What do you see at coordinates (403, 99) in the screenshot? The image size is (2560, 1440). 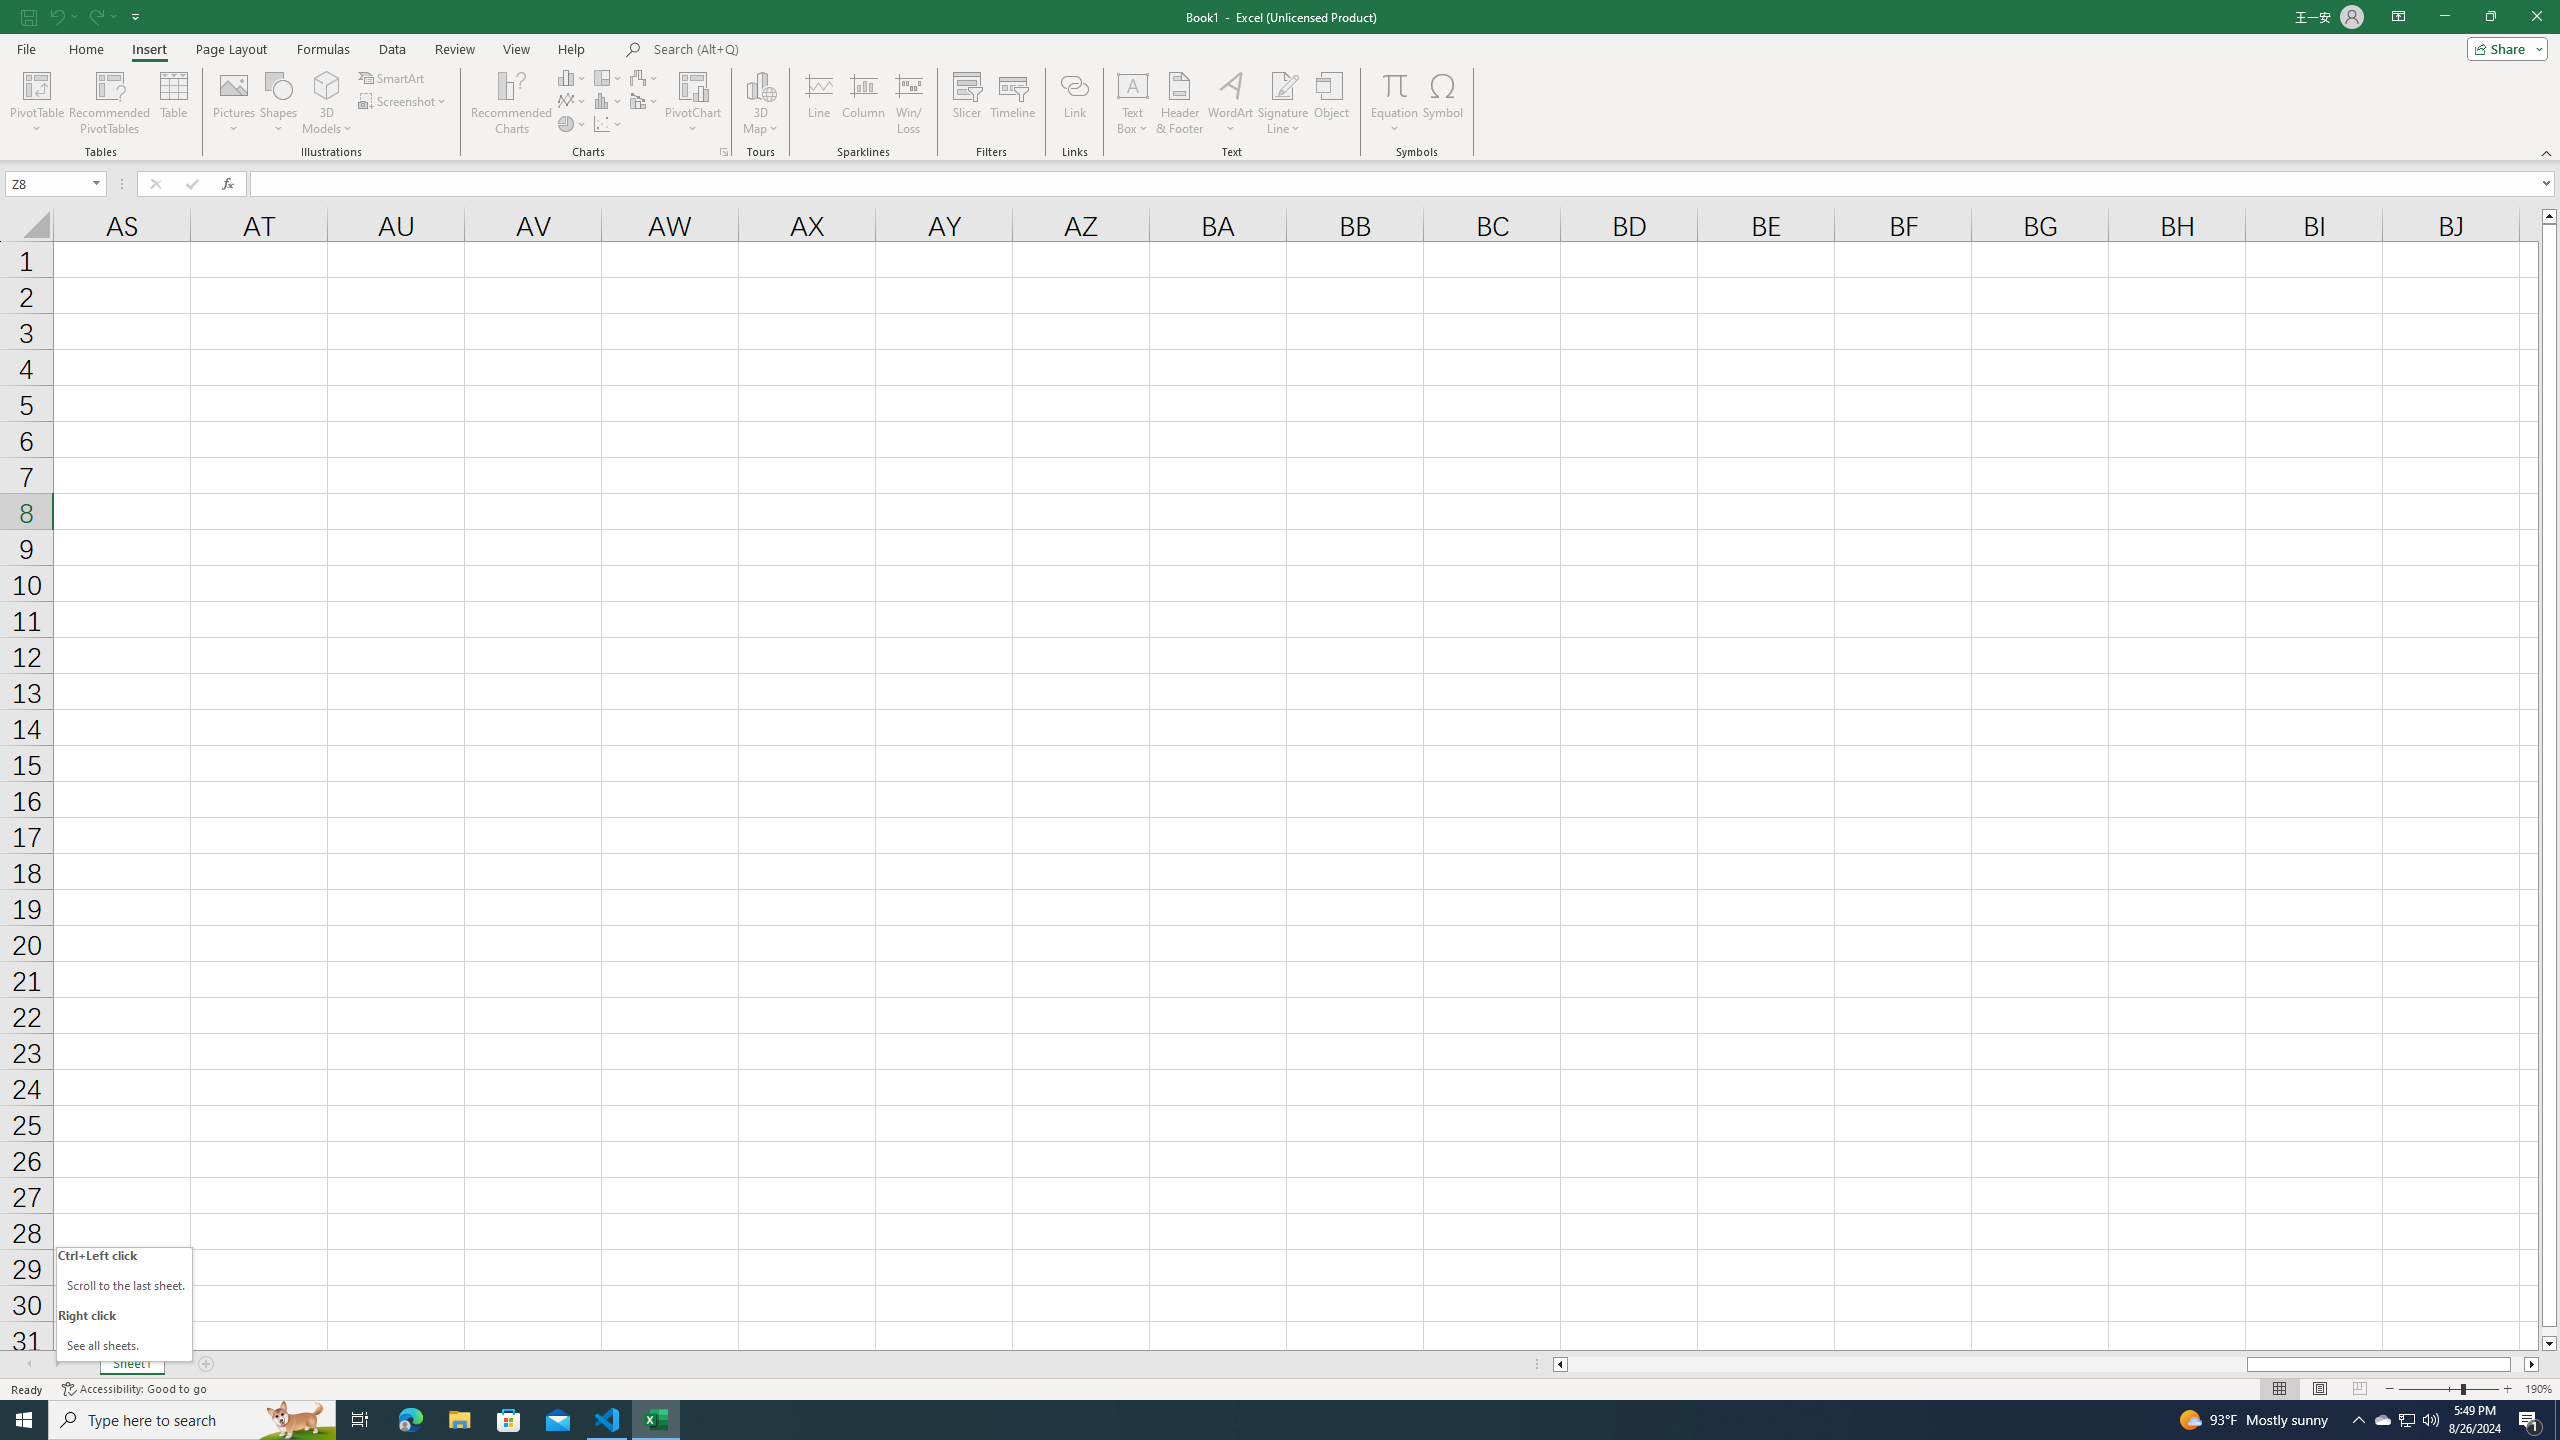 I see `'Screenshot'` at bounding box center [403, 99].